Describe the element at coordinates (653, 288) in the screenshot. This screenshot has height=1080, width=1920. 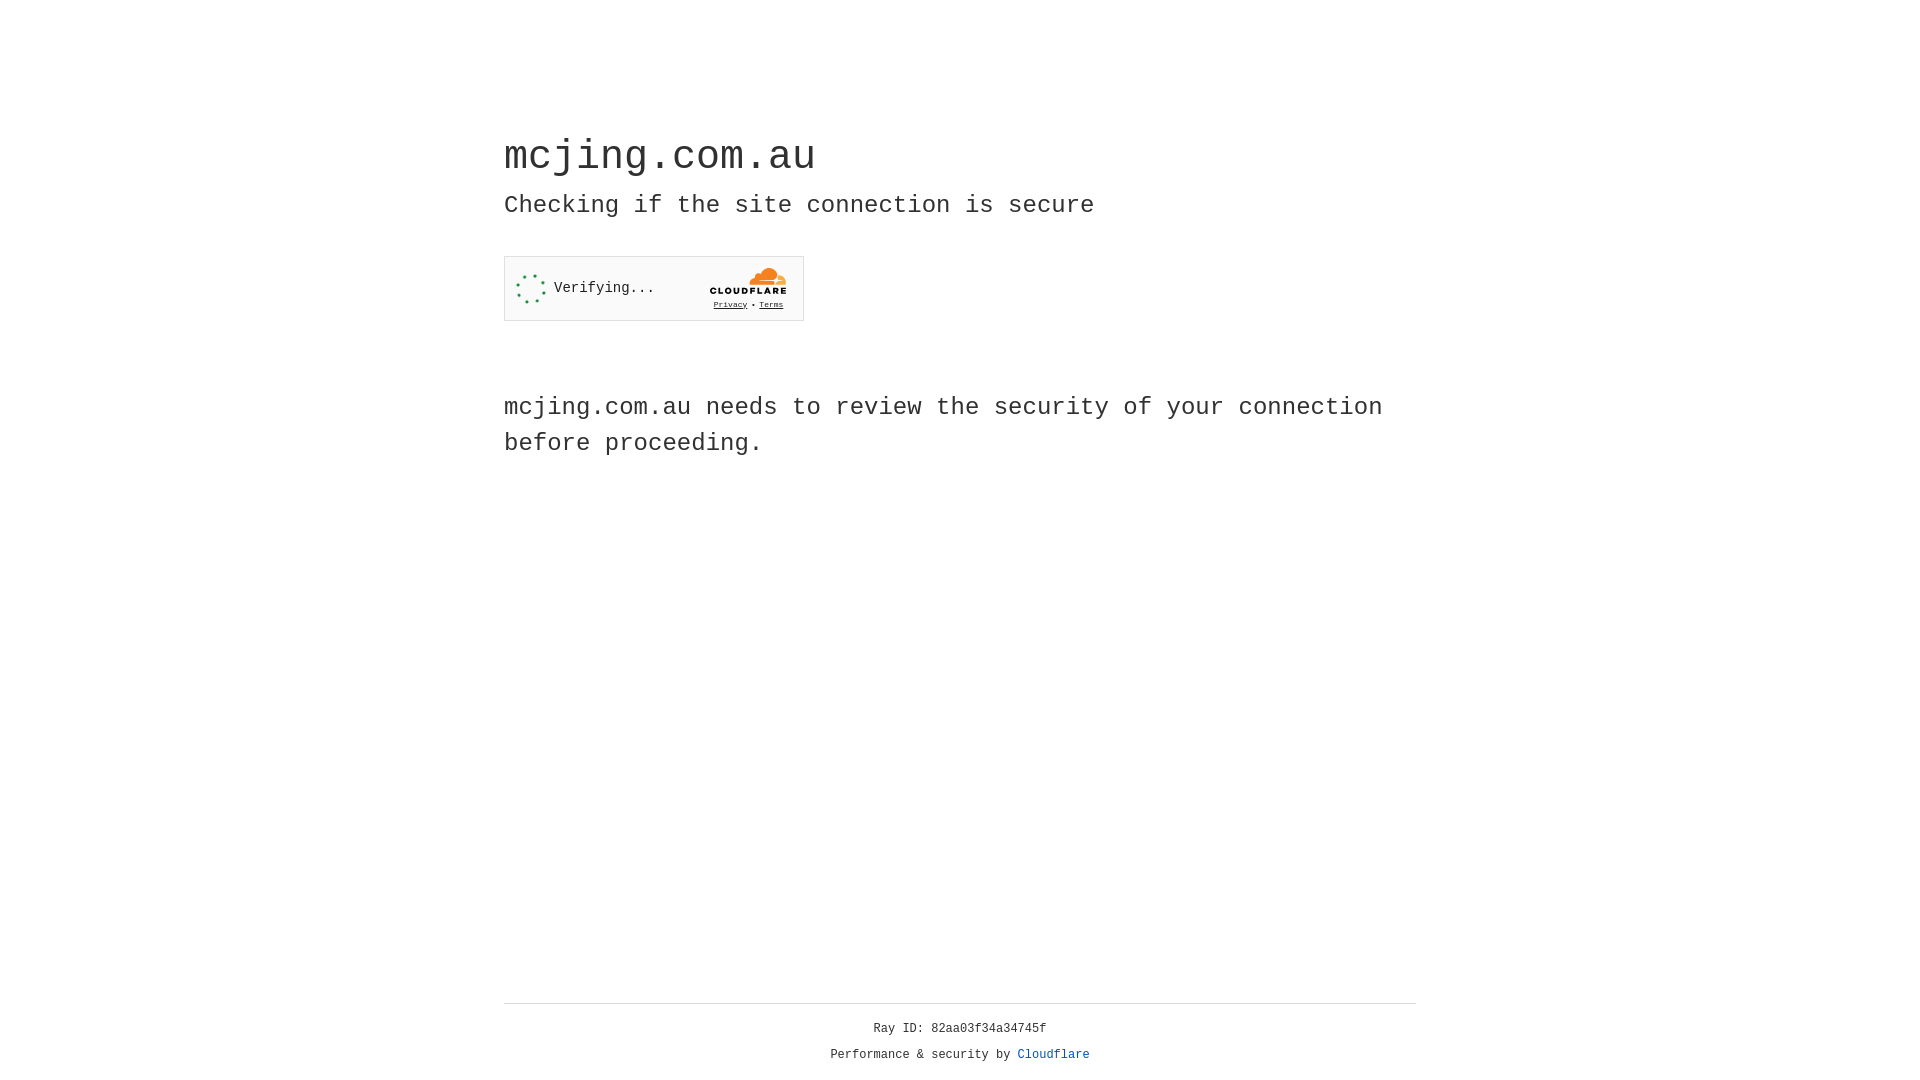
I see `'Widget containing a Cloudflare security challenge'` at that location.